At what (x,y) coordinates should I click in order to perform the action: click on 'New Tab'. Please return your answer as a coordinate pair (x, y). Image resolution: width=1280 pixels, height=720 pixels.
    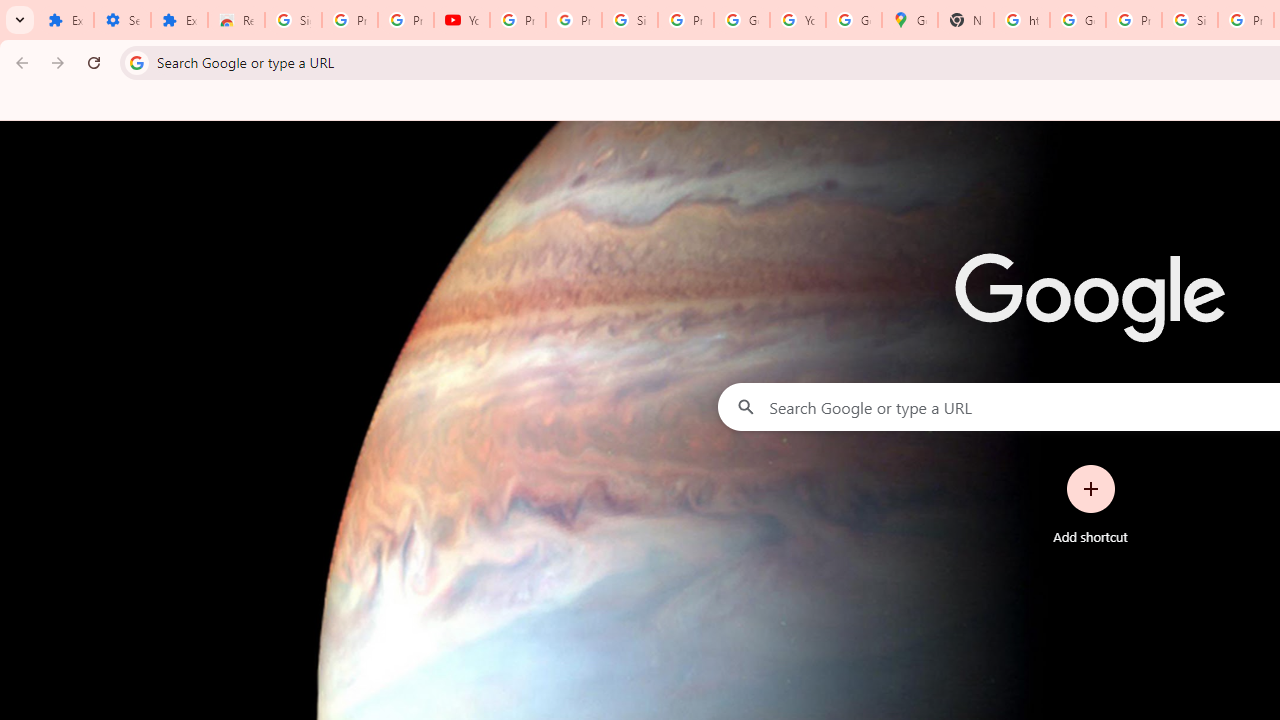
    Looking at the image, I should click on (966, 20).